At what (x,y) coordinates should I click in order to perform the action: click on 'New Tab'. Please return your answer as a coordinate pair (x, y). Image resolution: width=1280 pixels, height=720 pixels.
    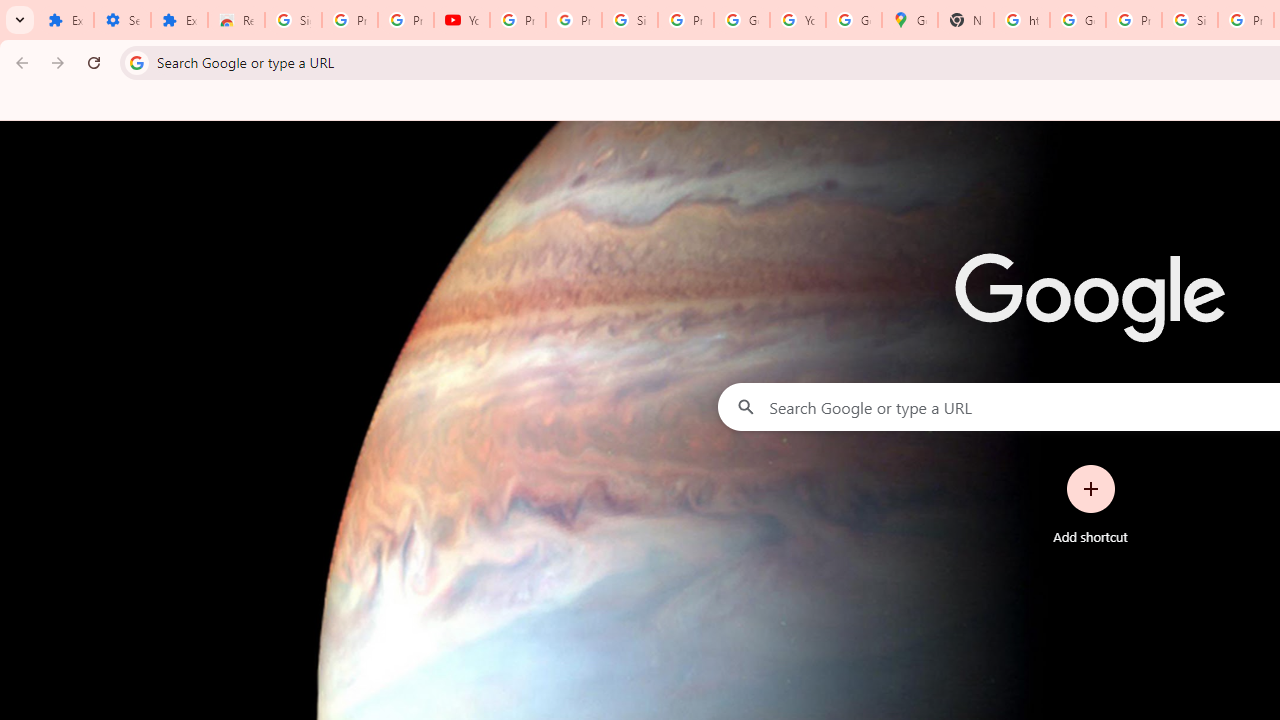
    Looking at the image, I should click on (966, 20).